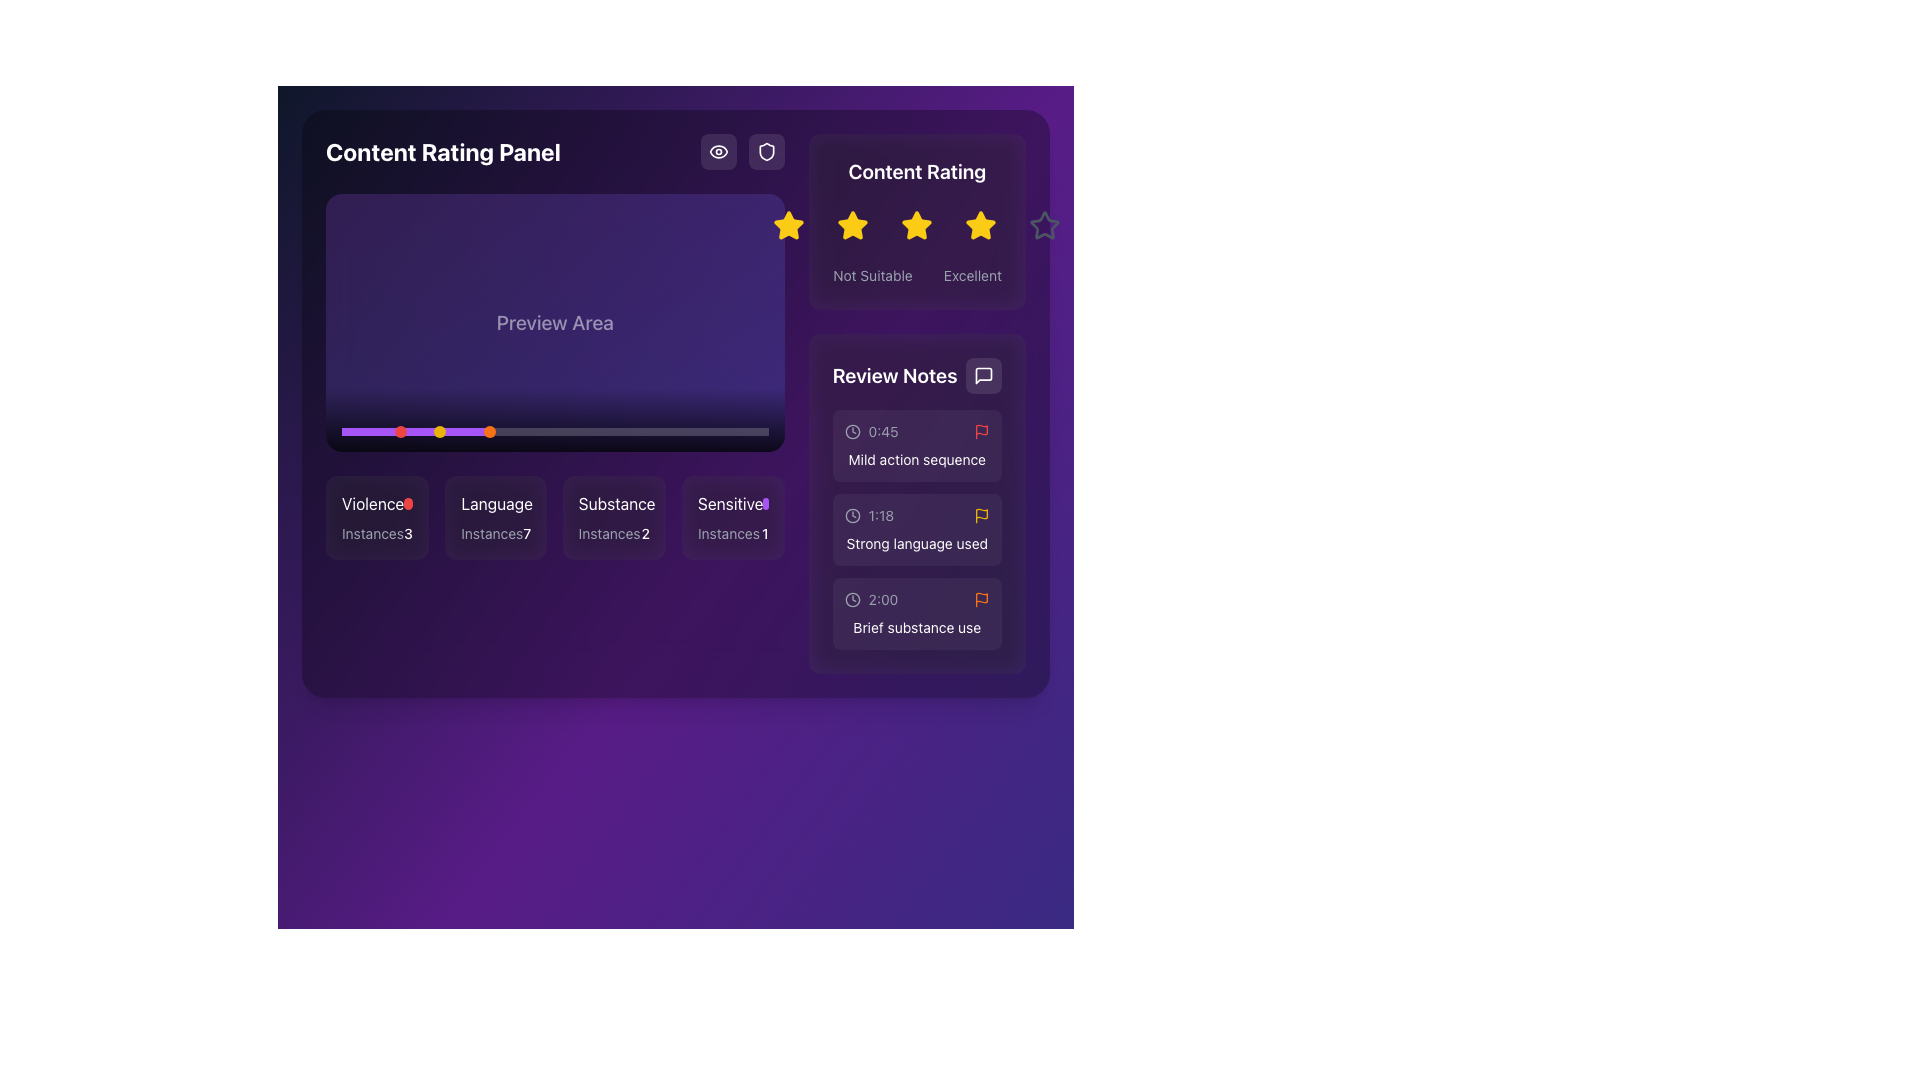 The height and width of the screenshot is (1080, 1920). What do you see at coordinates (981, 225) in the screenshot?
I see `the fourth star icon in the rating UI component` at bounding box center [981, 225].